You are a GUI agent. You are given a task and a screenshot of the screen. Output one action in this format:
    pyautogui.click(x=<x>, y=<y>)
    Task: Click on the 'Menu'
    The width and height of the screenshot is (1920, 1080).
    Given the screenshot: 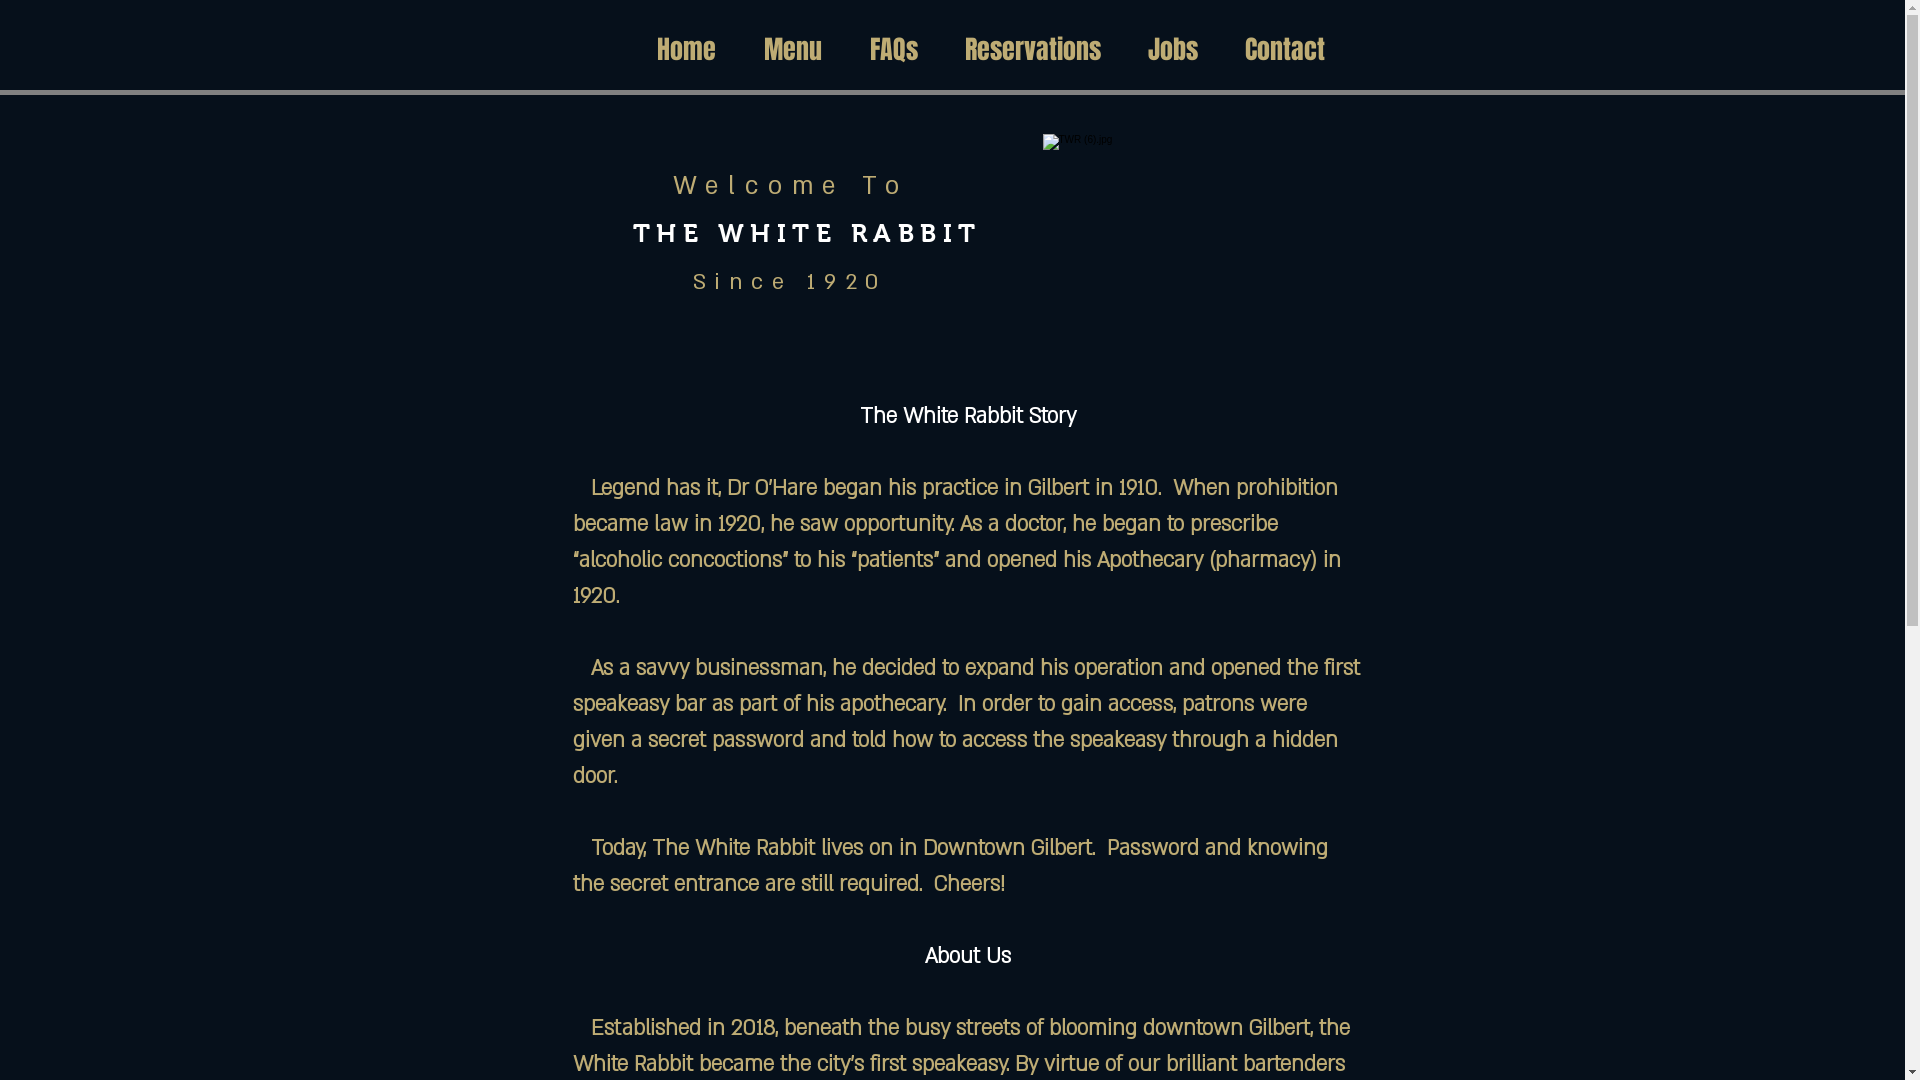 What is the action you would take?
    pyautogui.click(x=791, y=49)
    